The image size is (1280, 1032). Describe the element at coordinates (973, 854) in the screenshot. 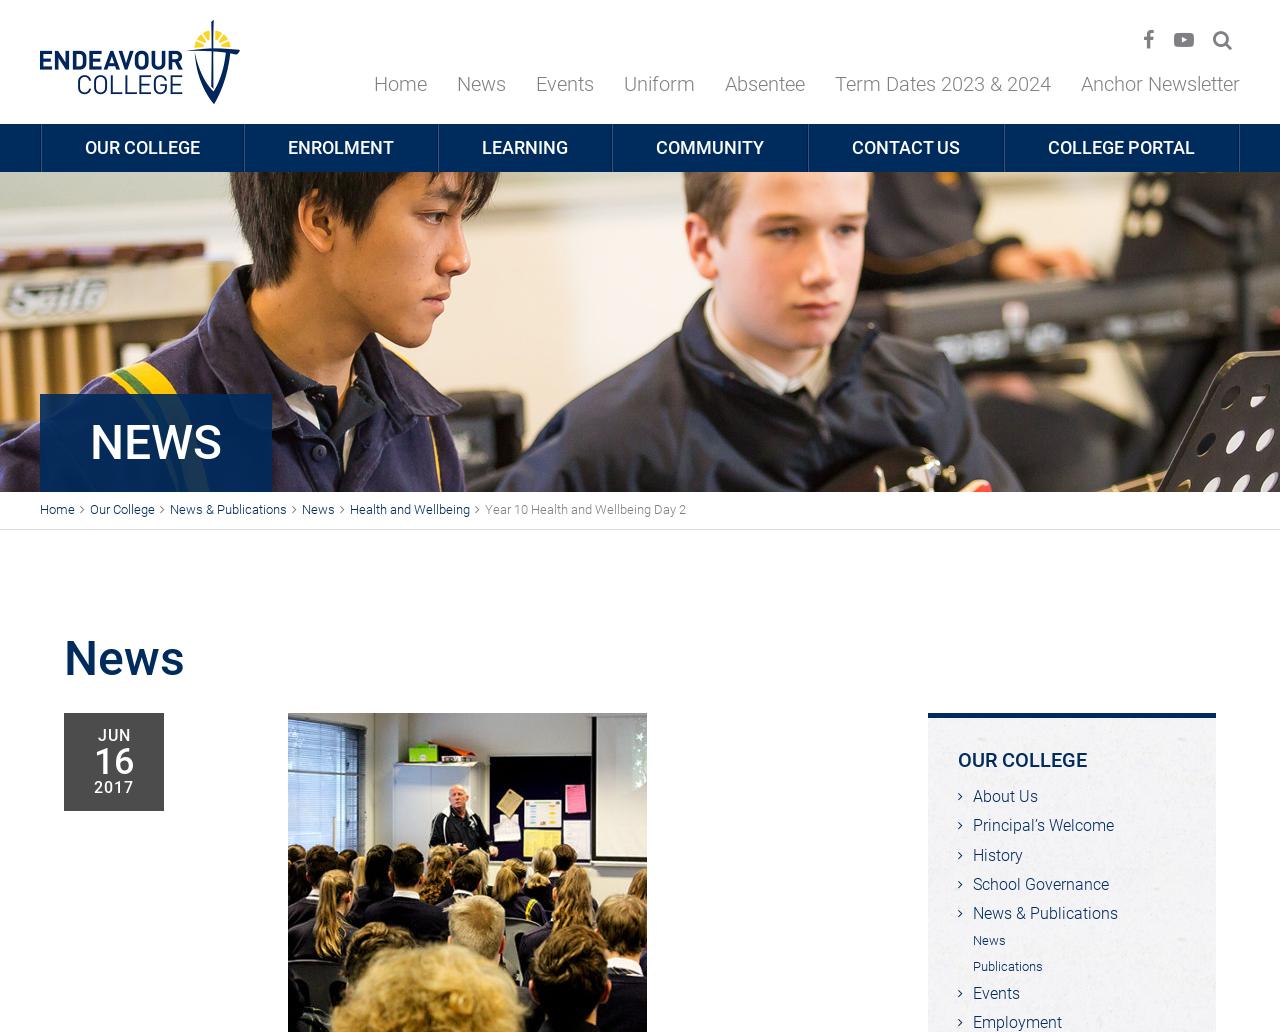

I see `'History'` at that location.